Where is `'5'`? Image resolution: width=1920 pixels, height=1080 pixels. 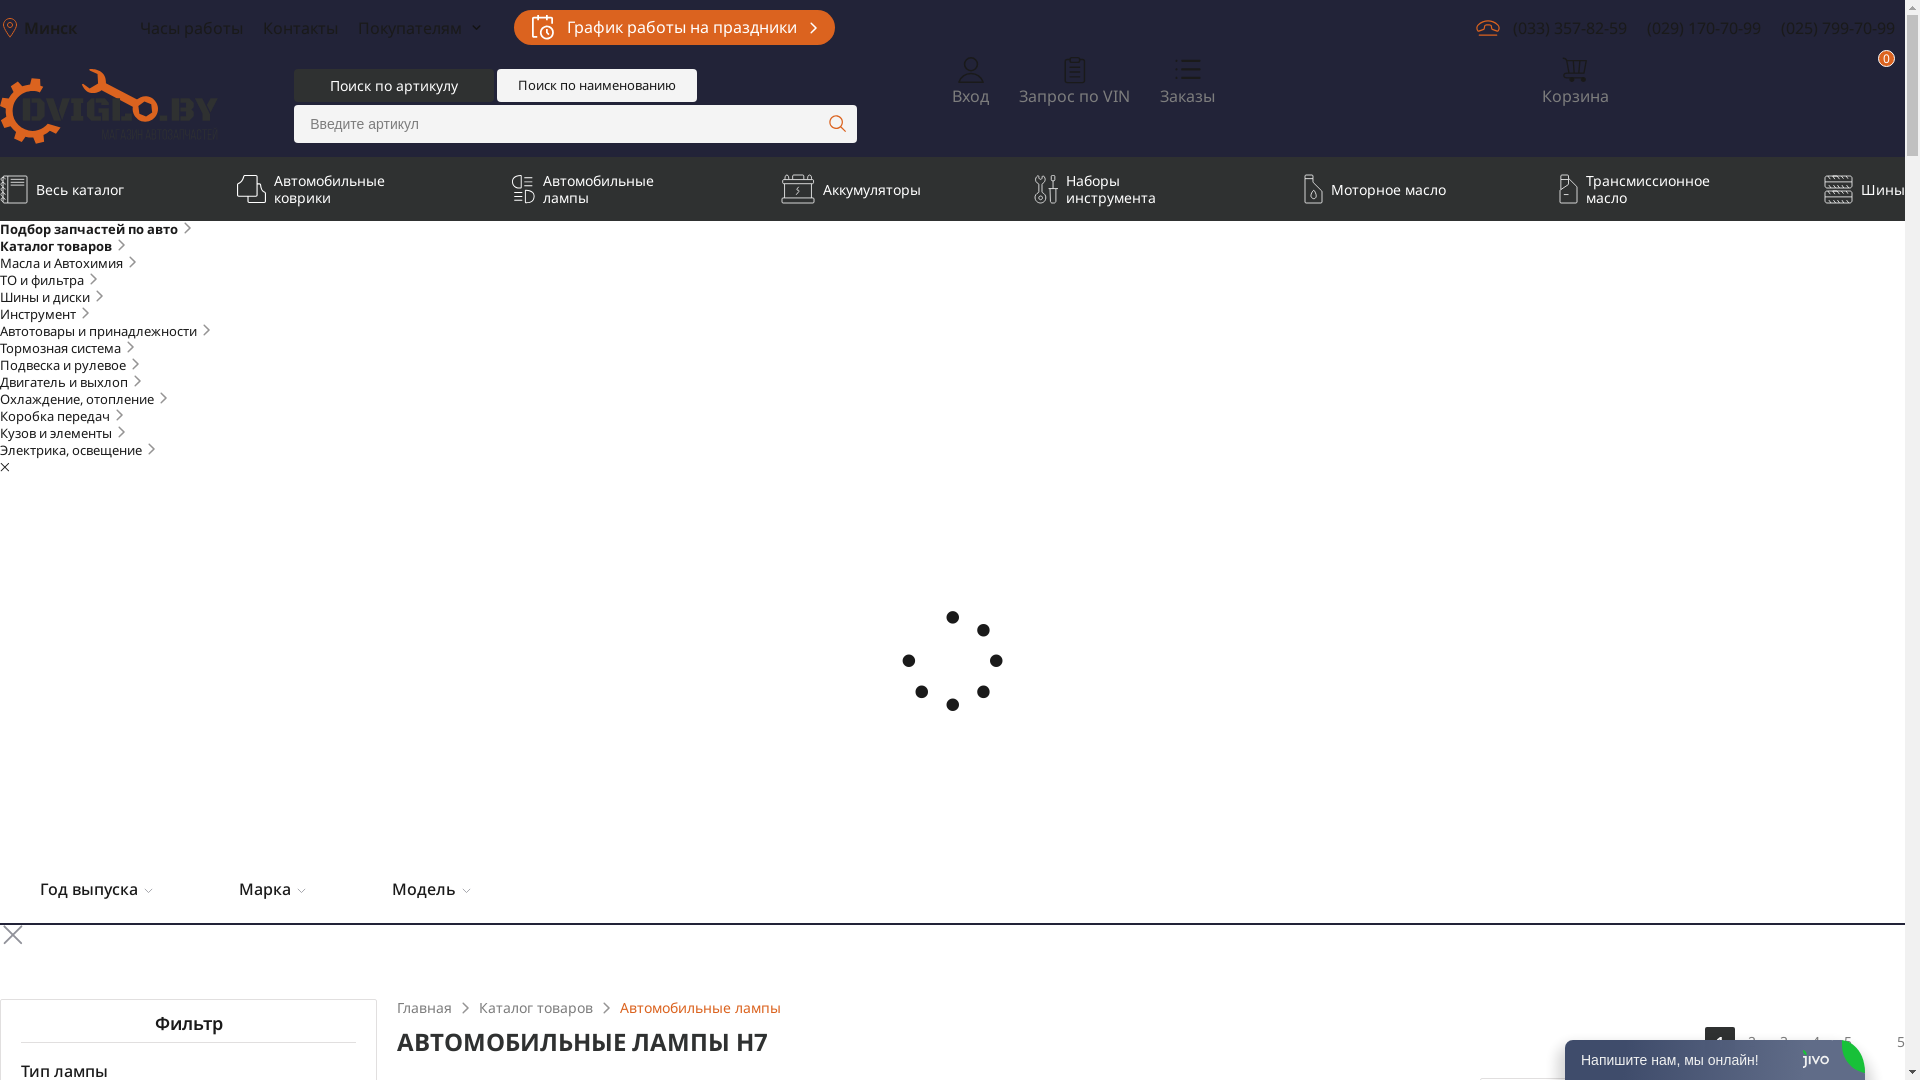
'5' is located at coordinates (1847, 1040).